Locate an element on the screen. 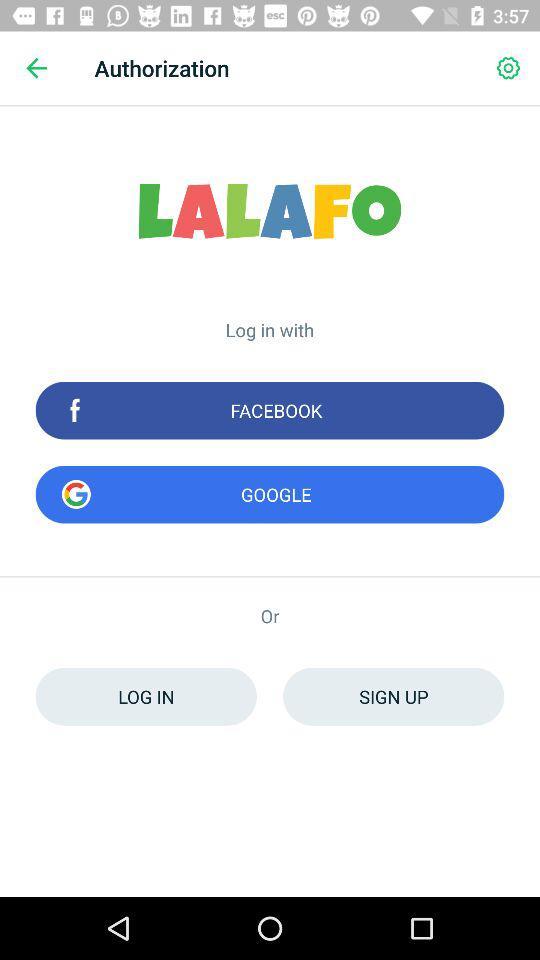 Image resolution: width=540 pixels, height=960 pixels. sign up icon is located at coordinates (393, 696).